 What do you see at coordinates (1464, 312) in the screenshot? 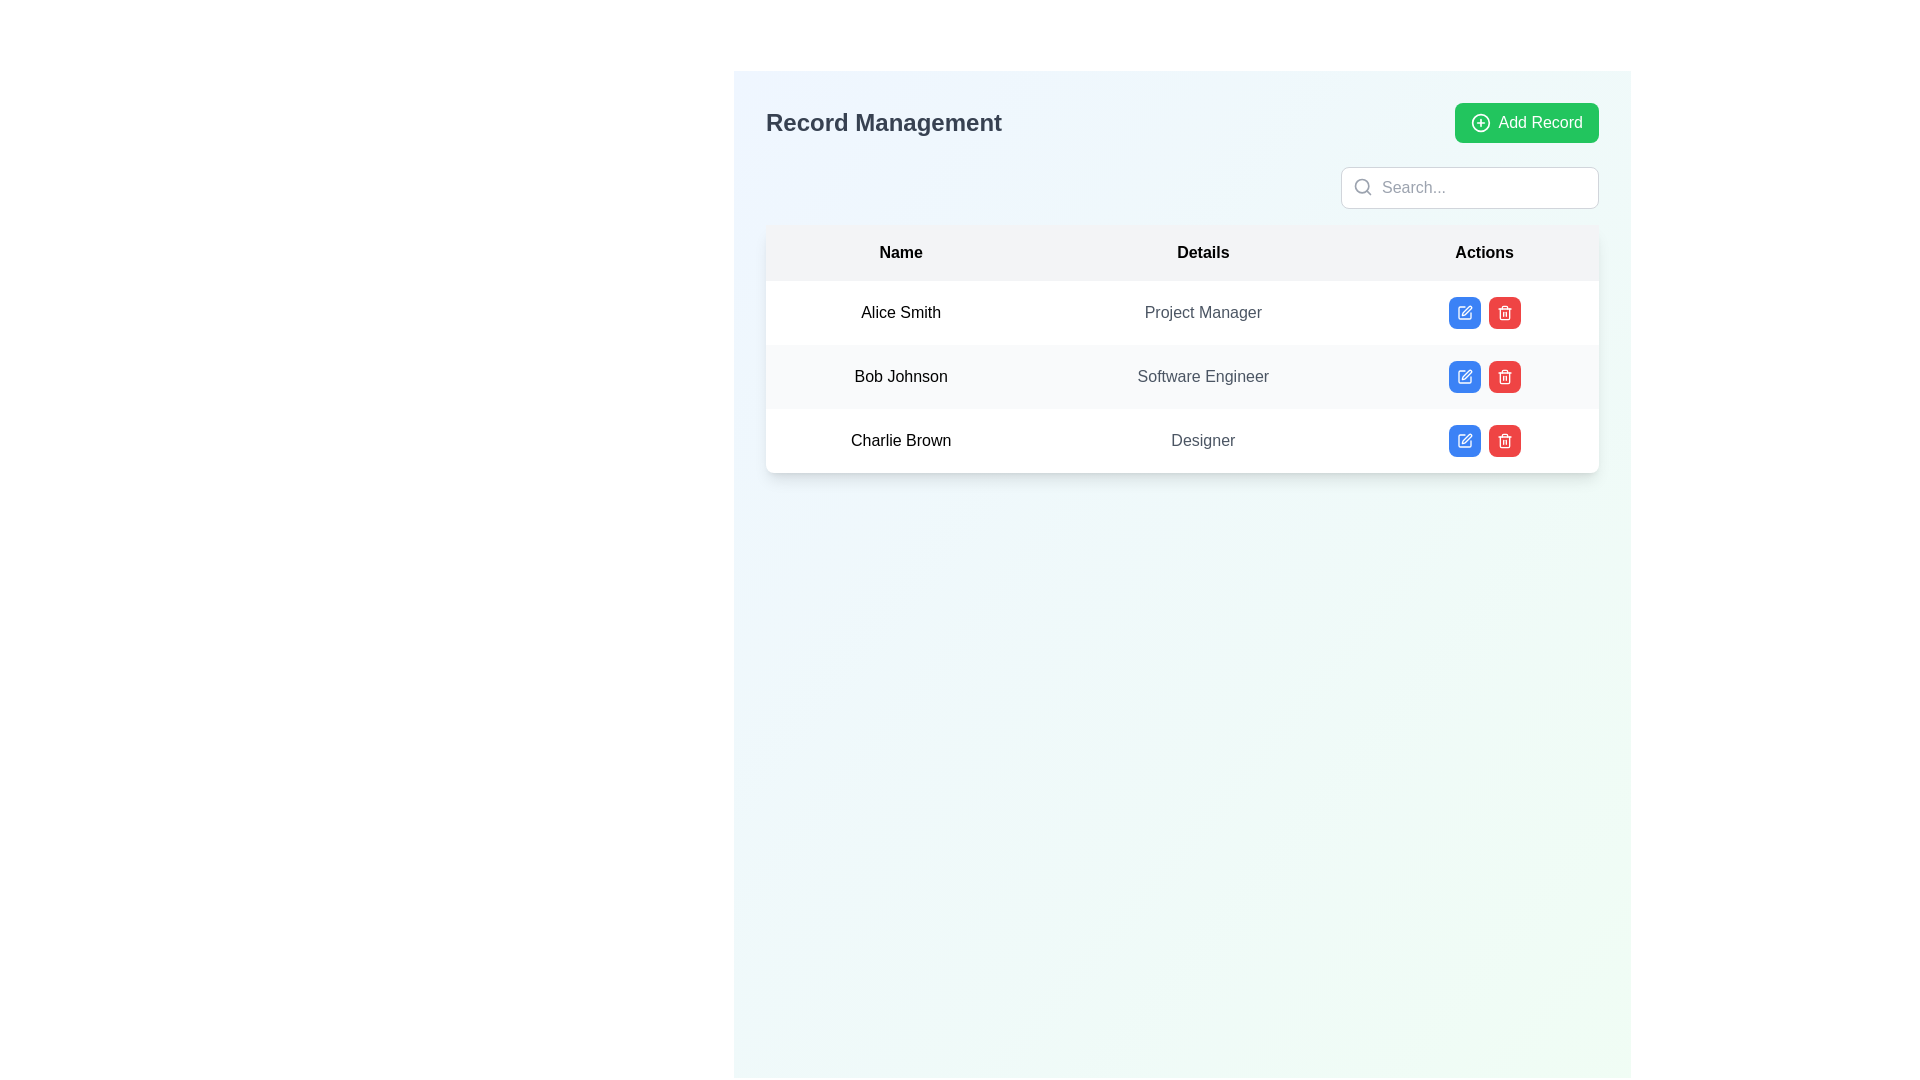
I see `the editable icon button (pen graphic) in the action column of the table next to the 'Project Manager' row` at bounding box center [1464, 312].